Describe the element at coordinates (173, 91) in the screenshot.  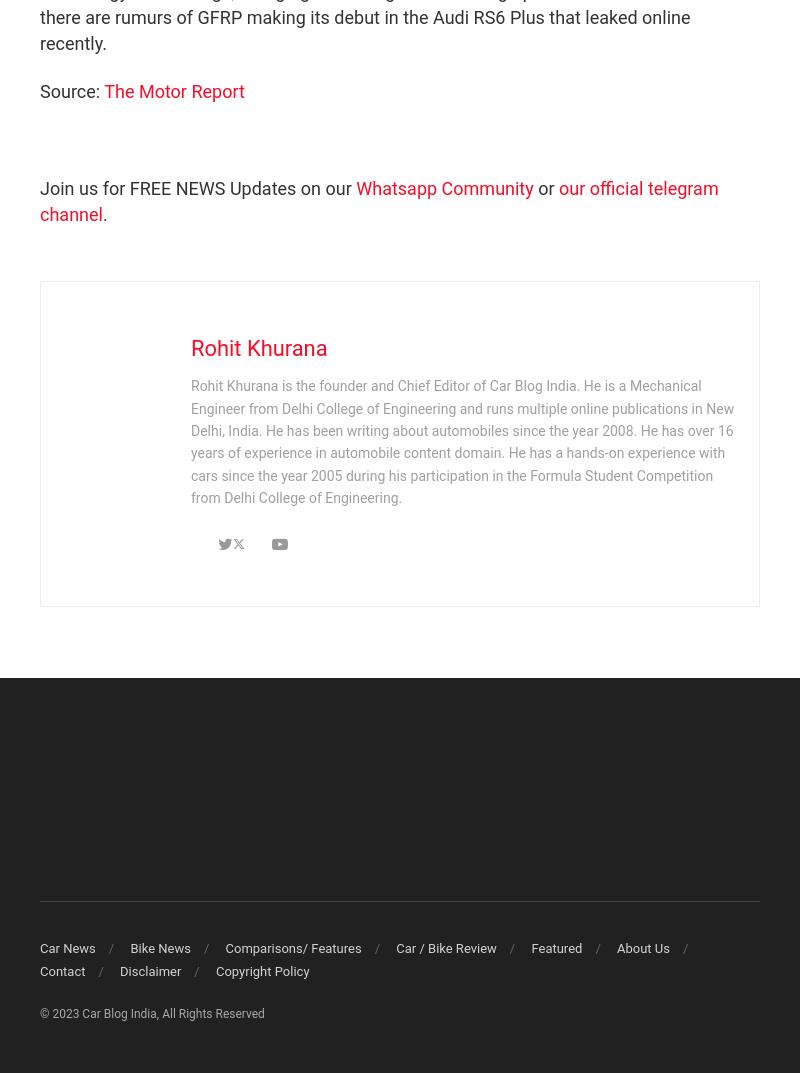
I see `'The Motor Report'` at that location.